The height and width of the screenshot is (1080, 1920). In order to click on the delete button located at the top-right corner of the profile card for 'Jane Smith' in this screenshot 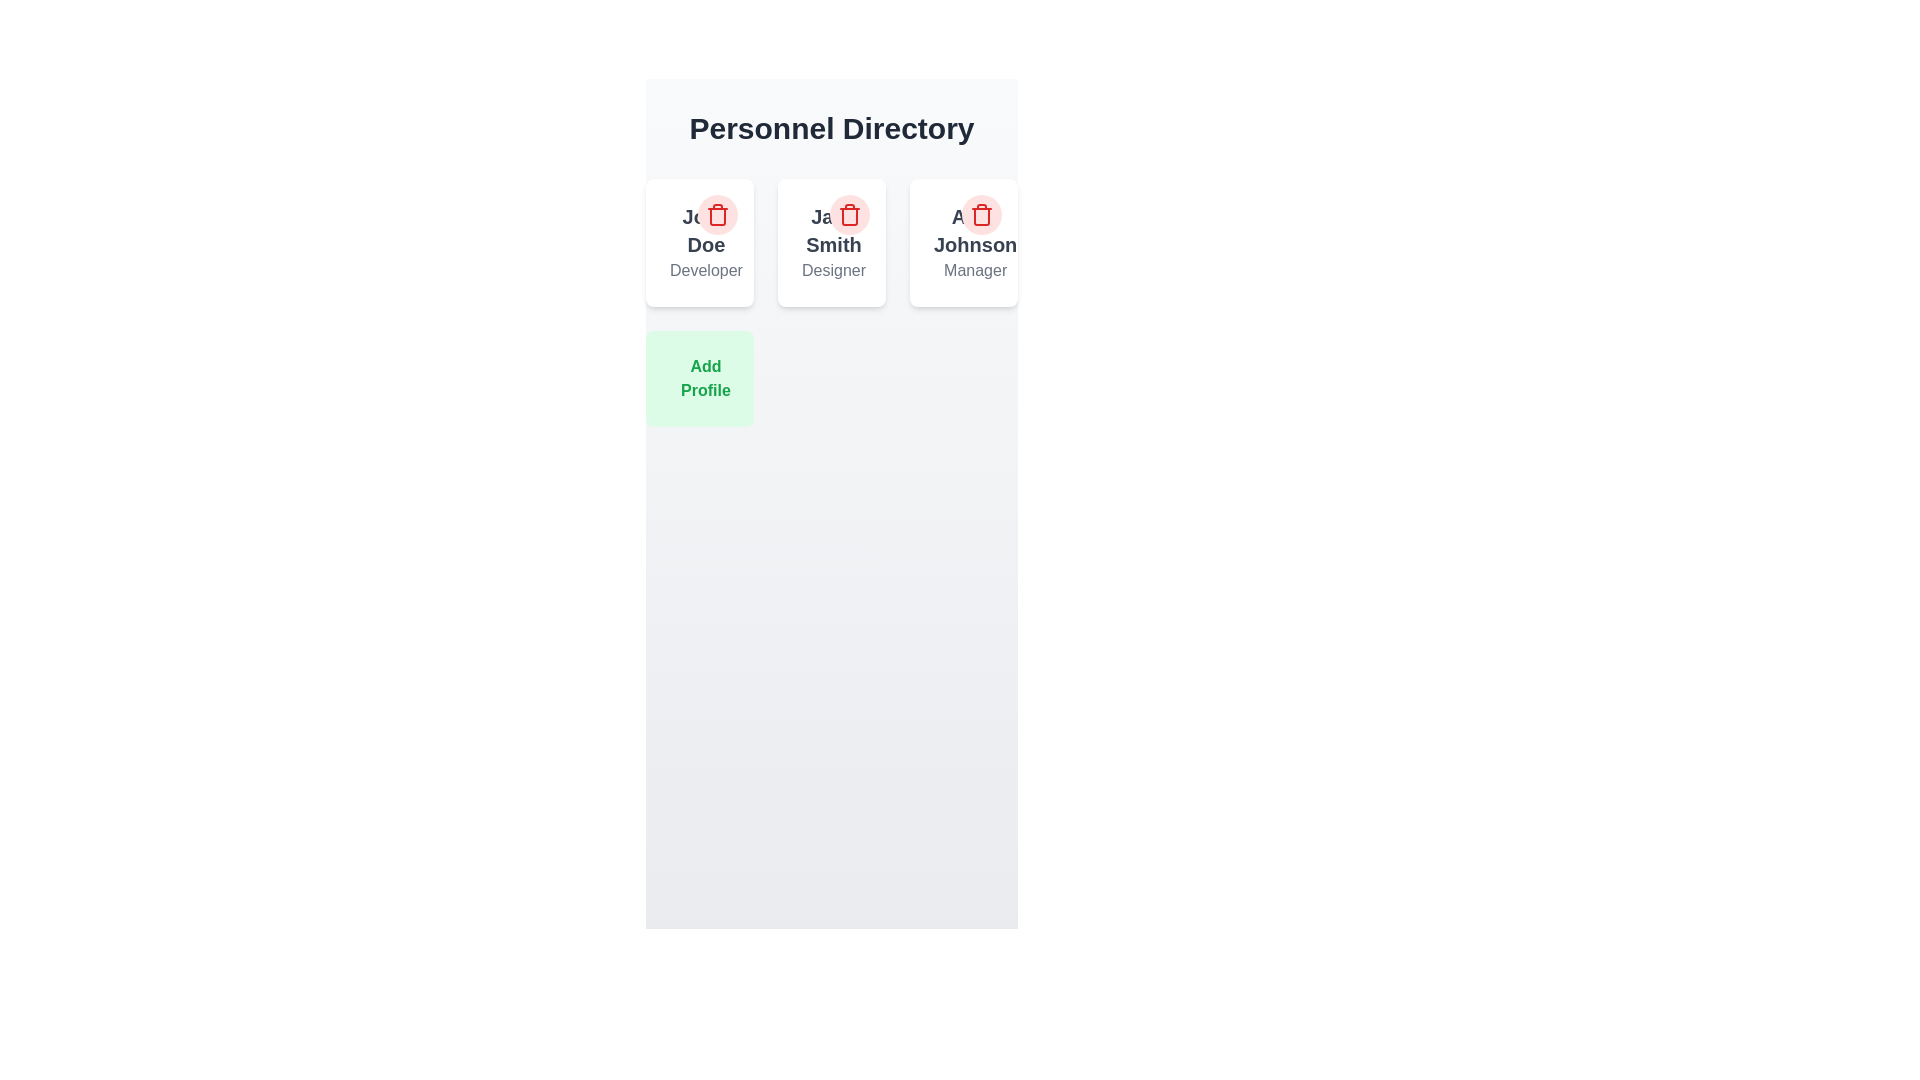, I will do `click(849, 215)`.